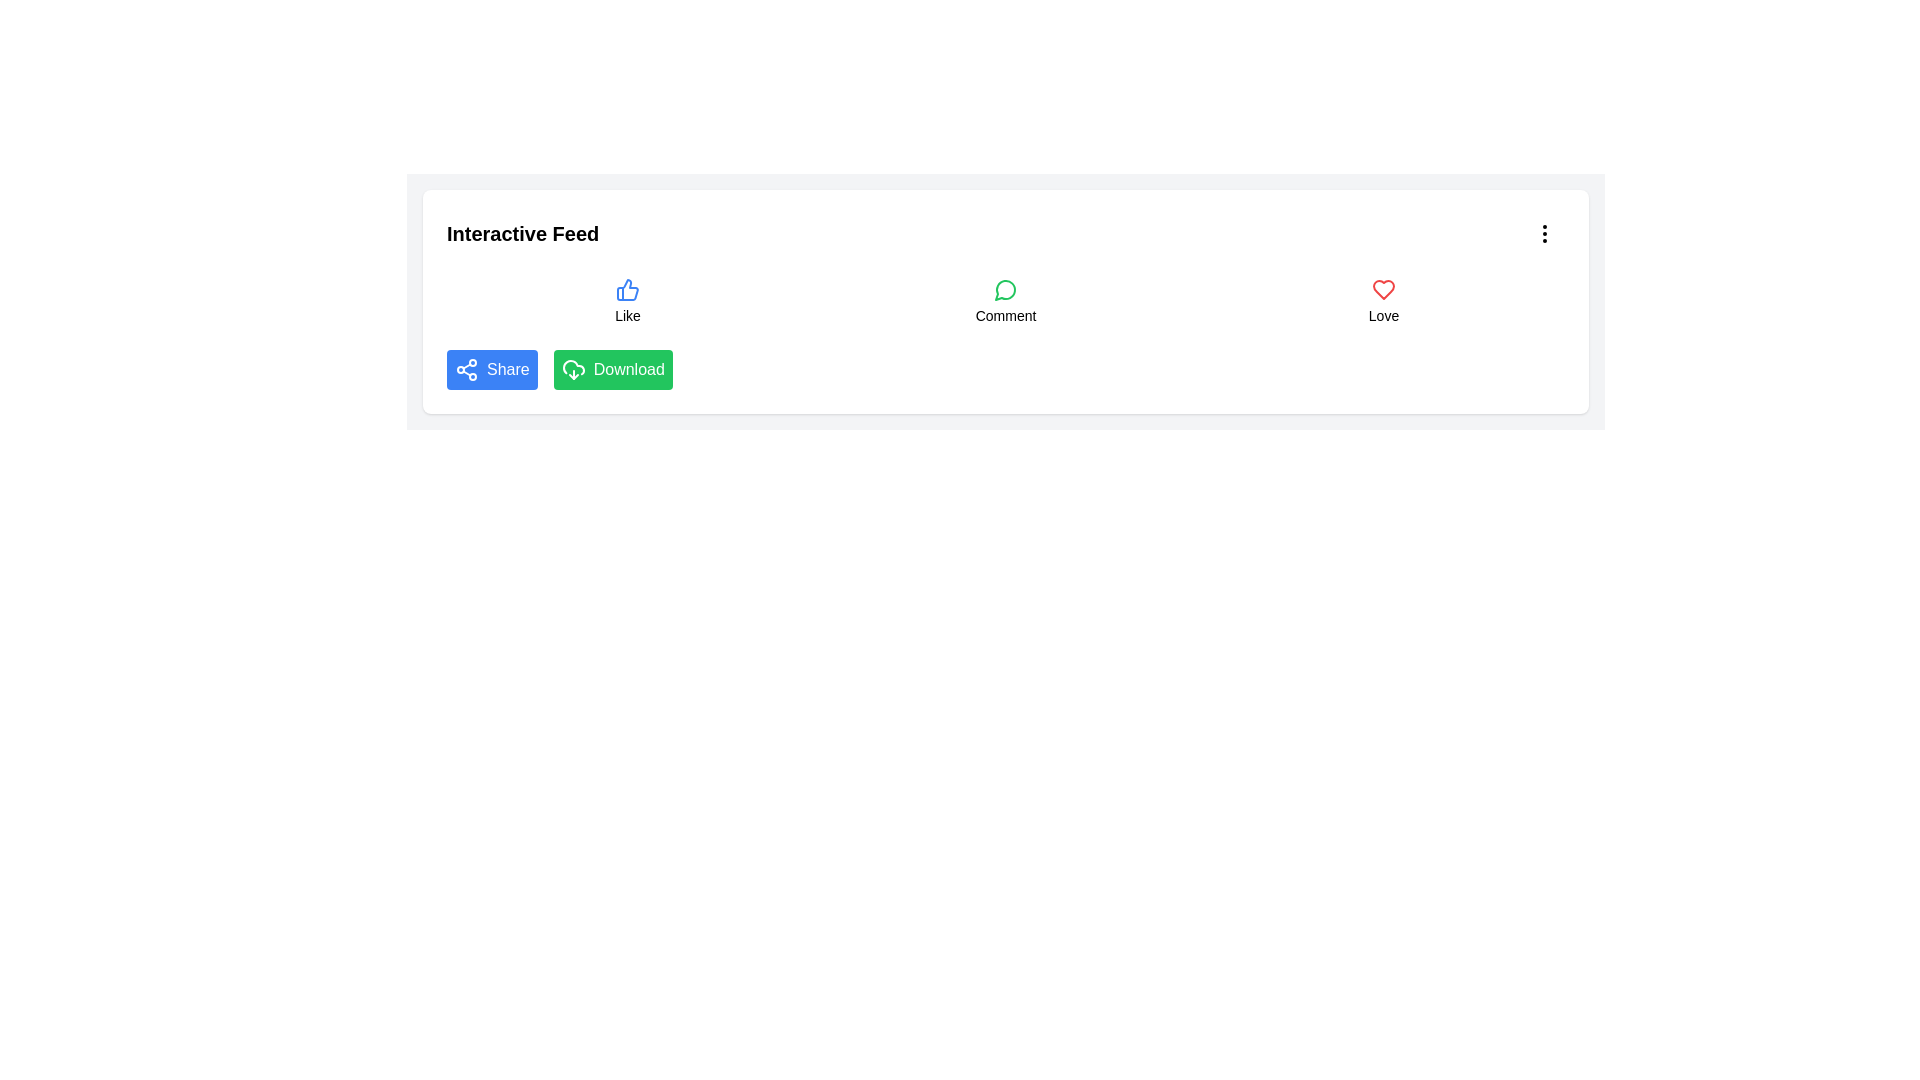 The height and width of the screenshot is (1080, 1920). What do you see at coordinates (1382, 301) in the screenshot?
I see `the 'Love' interaction button located at the bottom-right of the grid layout within the 'Interactive Feed' section` at bounding box center [1382, 301].